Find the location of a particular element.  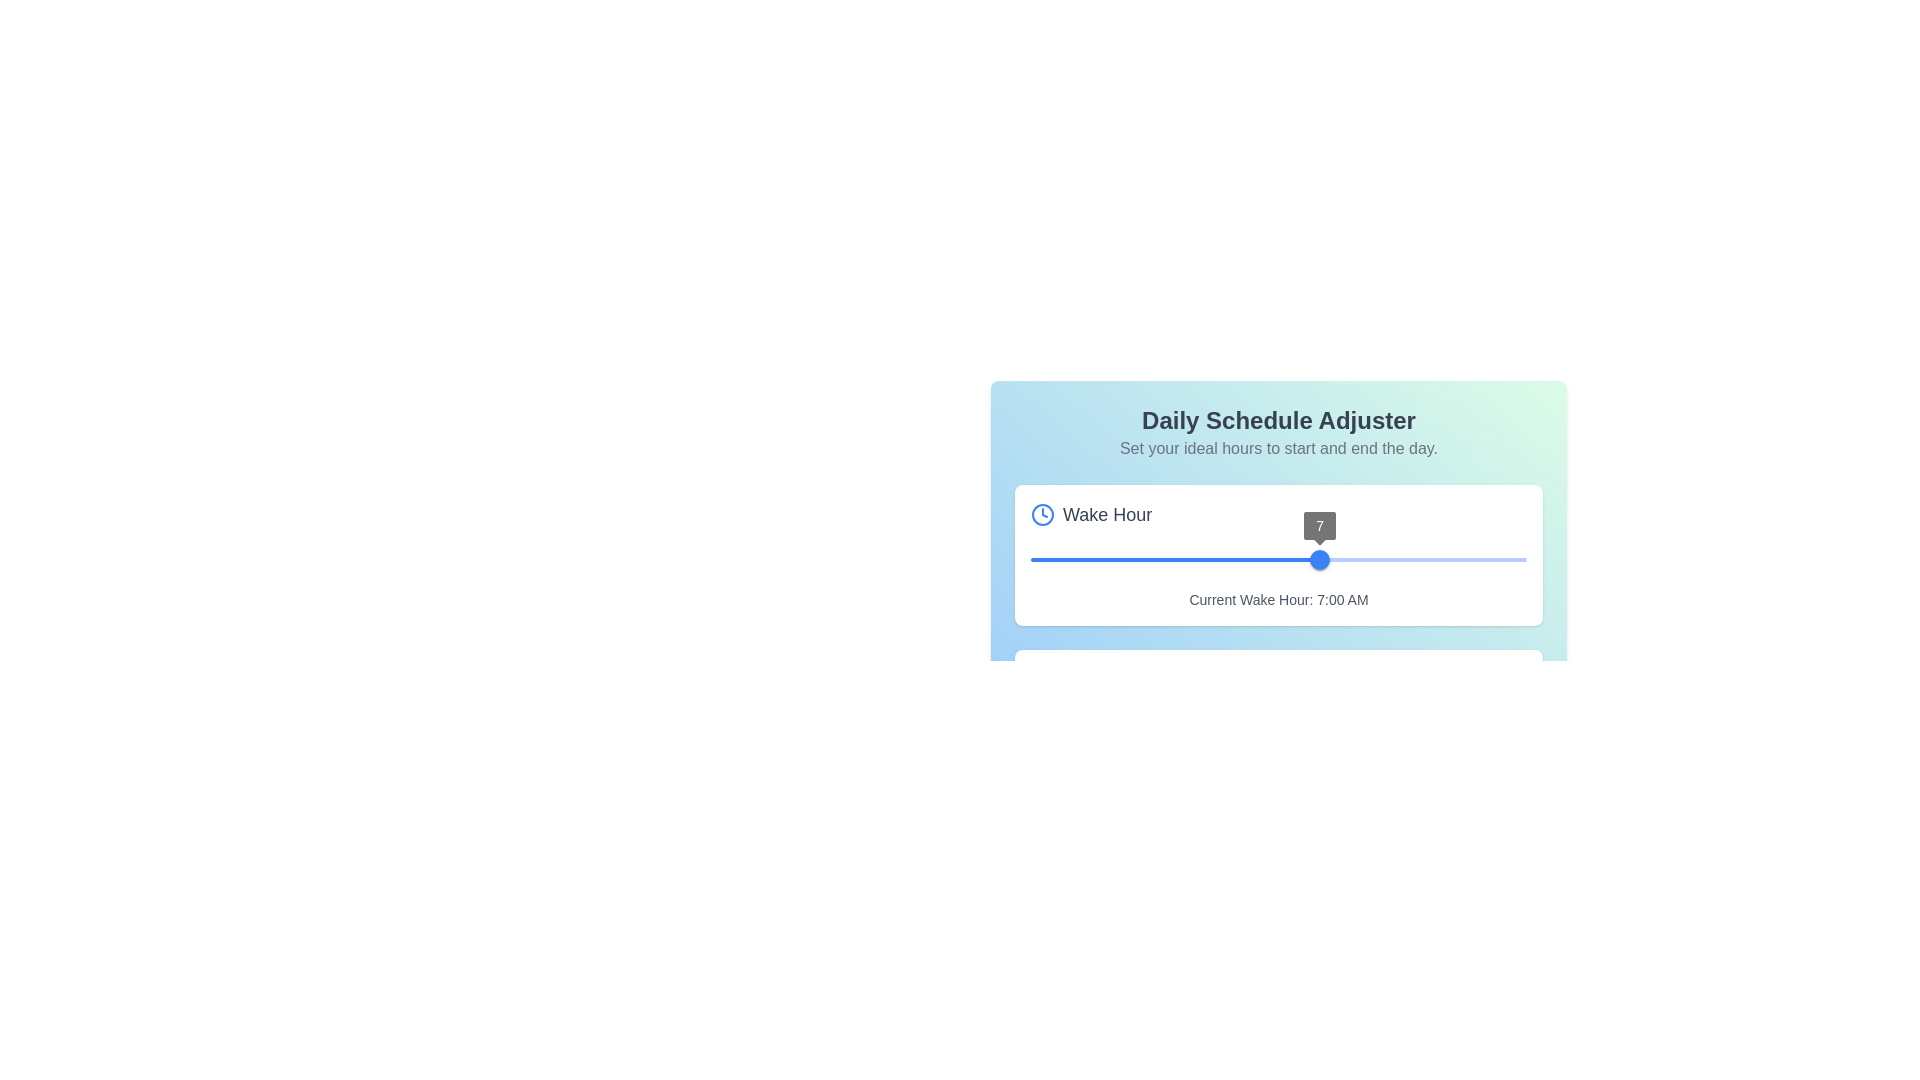

the wake hour is located at coordinates (1505, 559).